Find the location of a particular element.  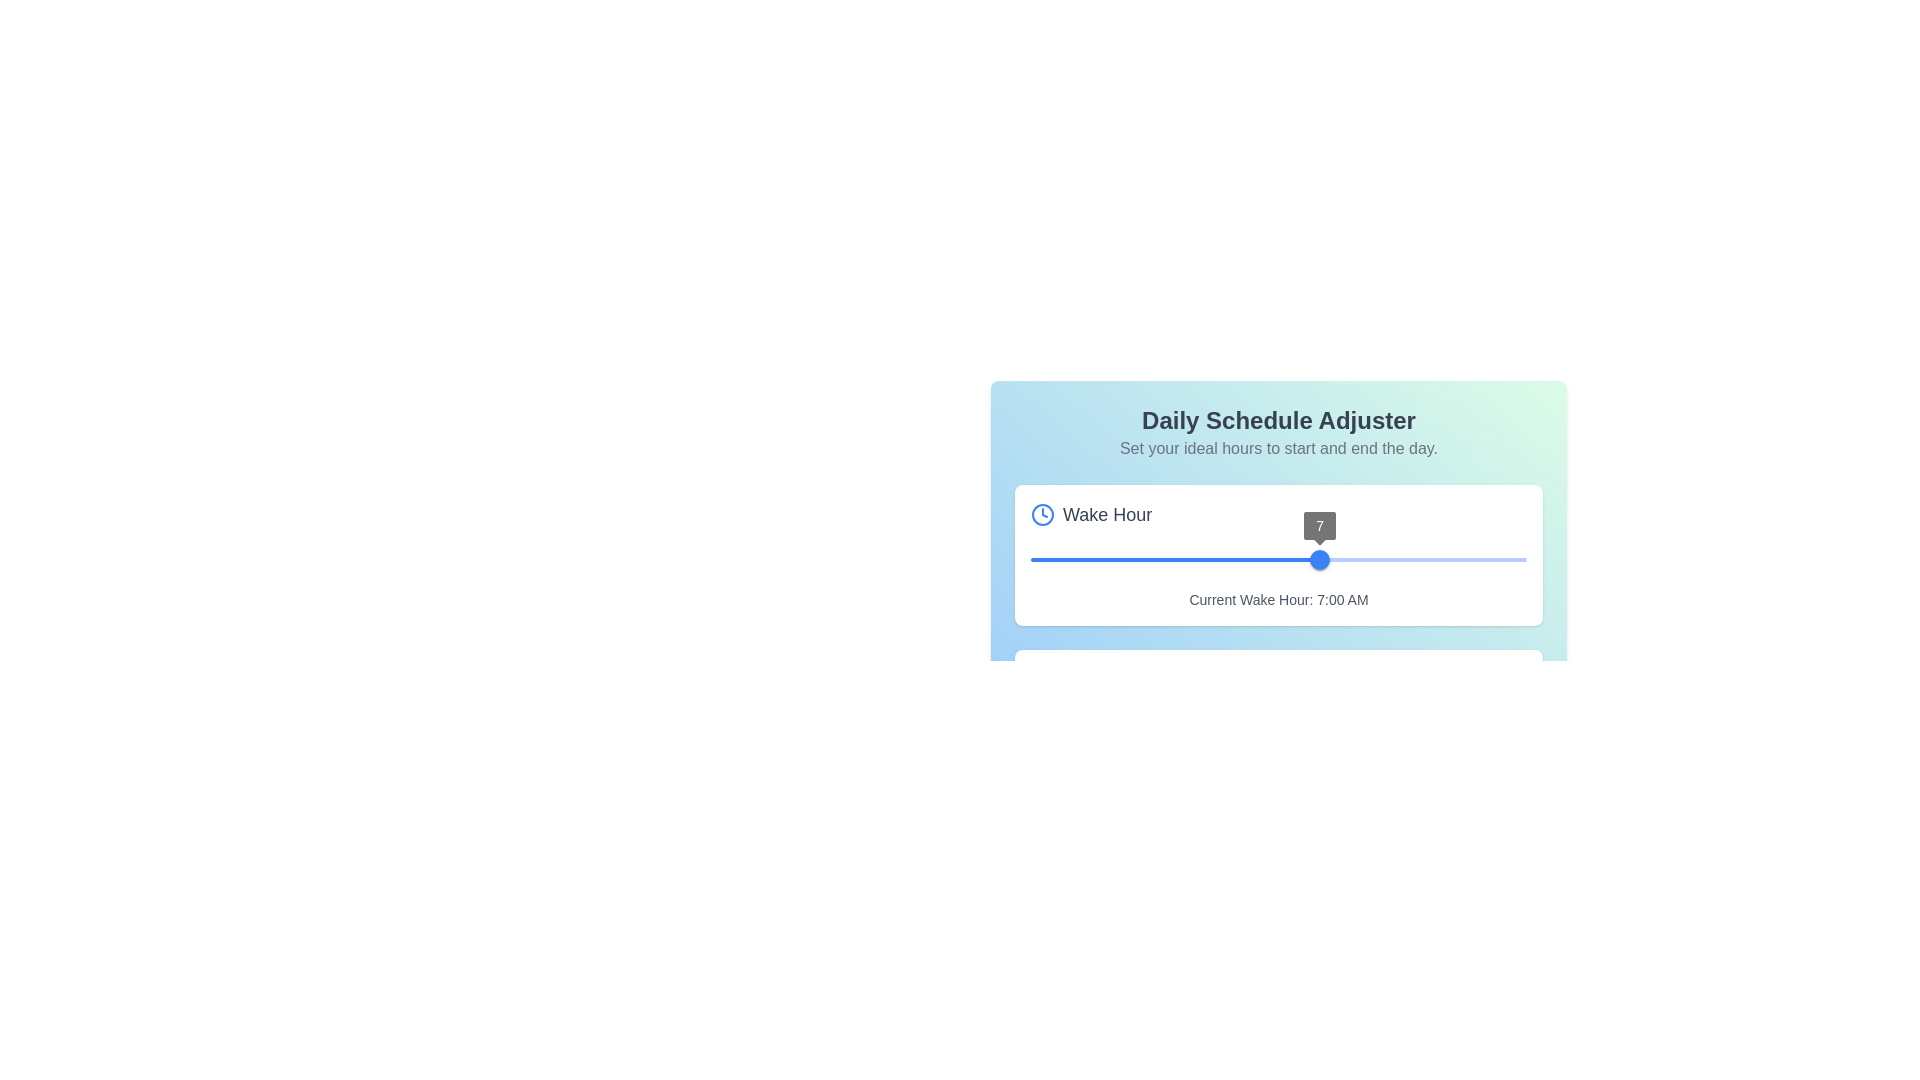

the wake hour is located at coordinates (1505, 559).